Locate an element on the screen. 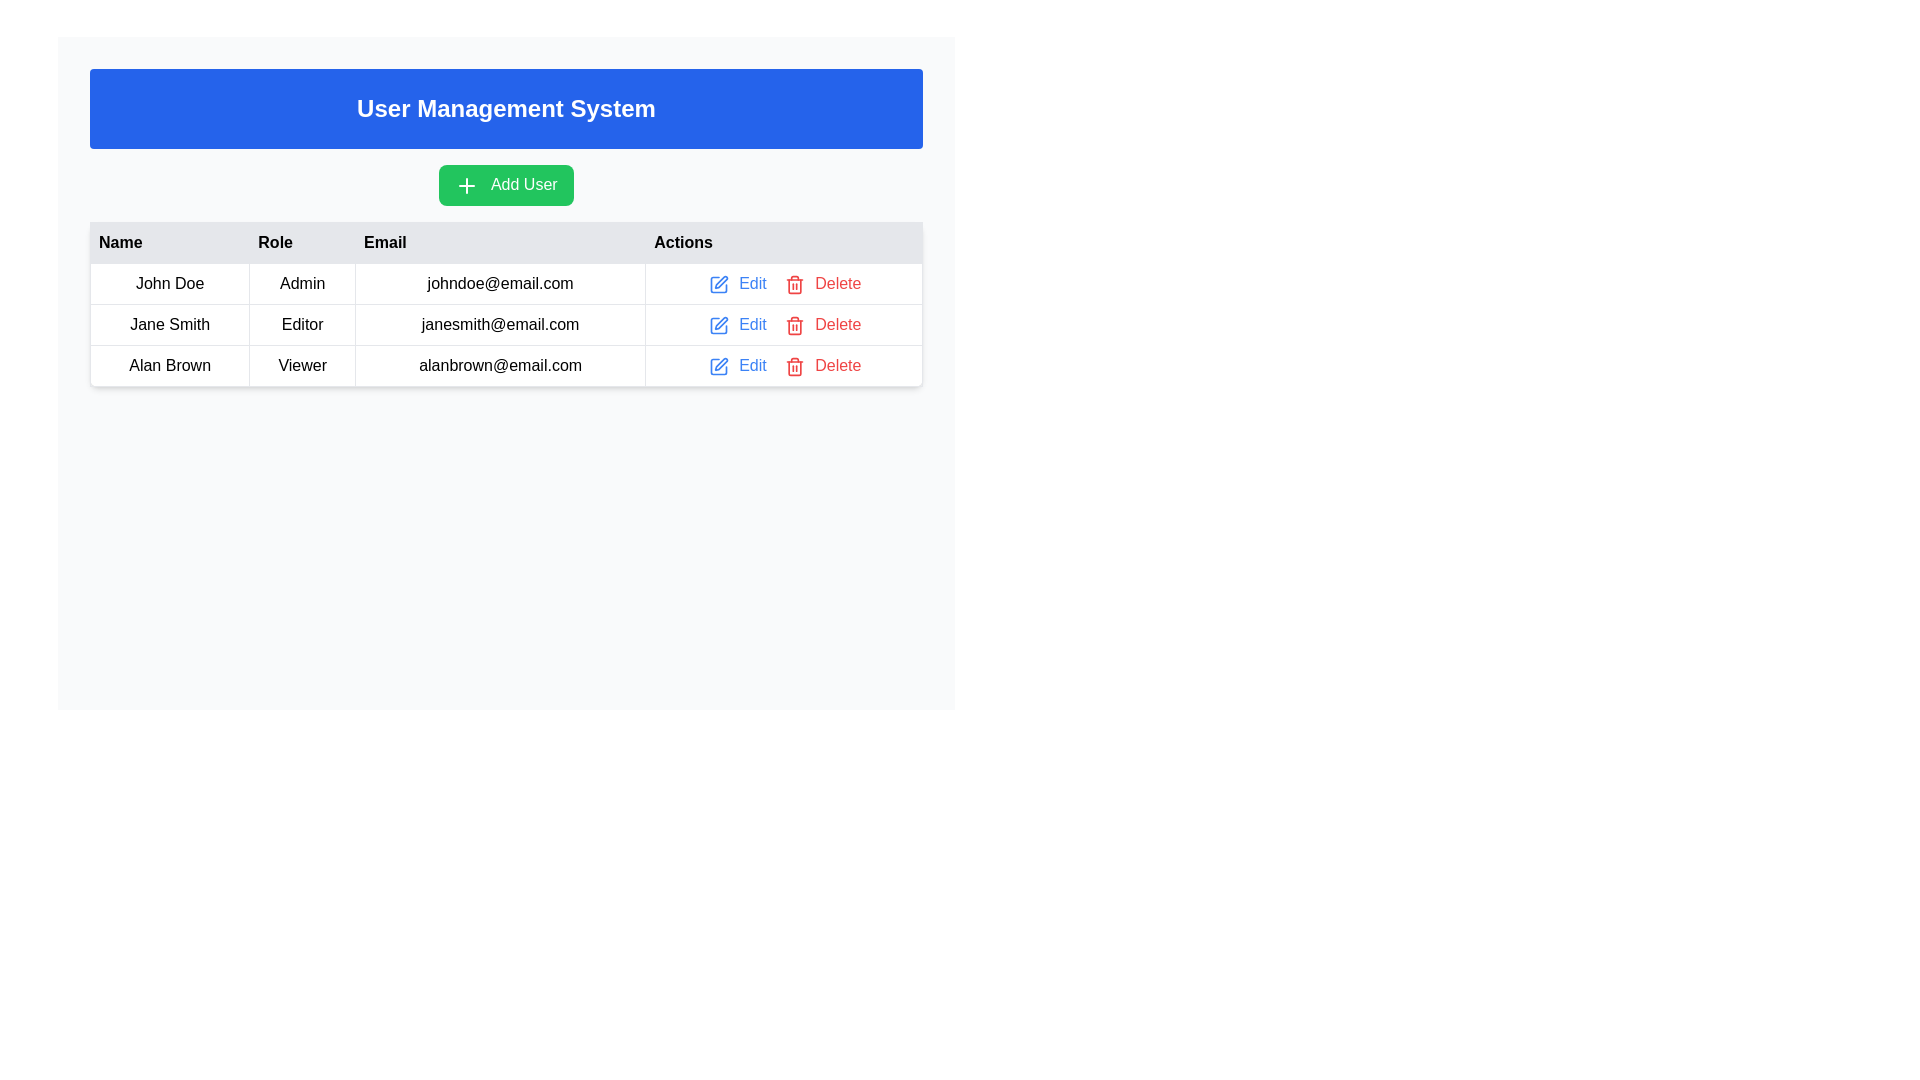 This screenshot has height=1080, width=1920. the trash bin icon representing the delete action for 'Alan Brown' in the last row of the user management table is located at coordinates (793, 326).